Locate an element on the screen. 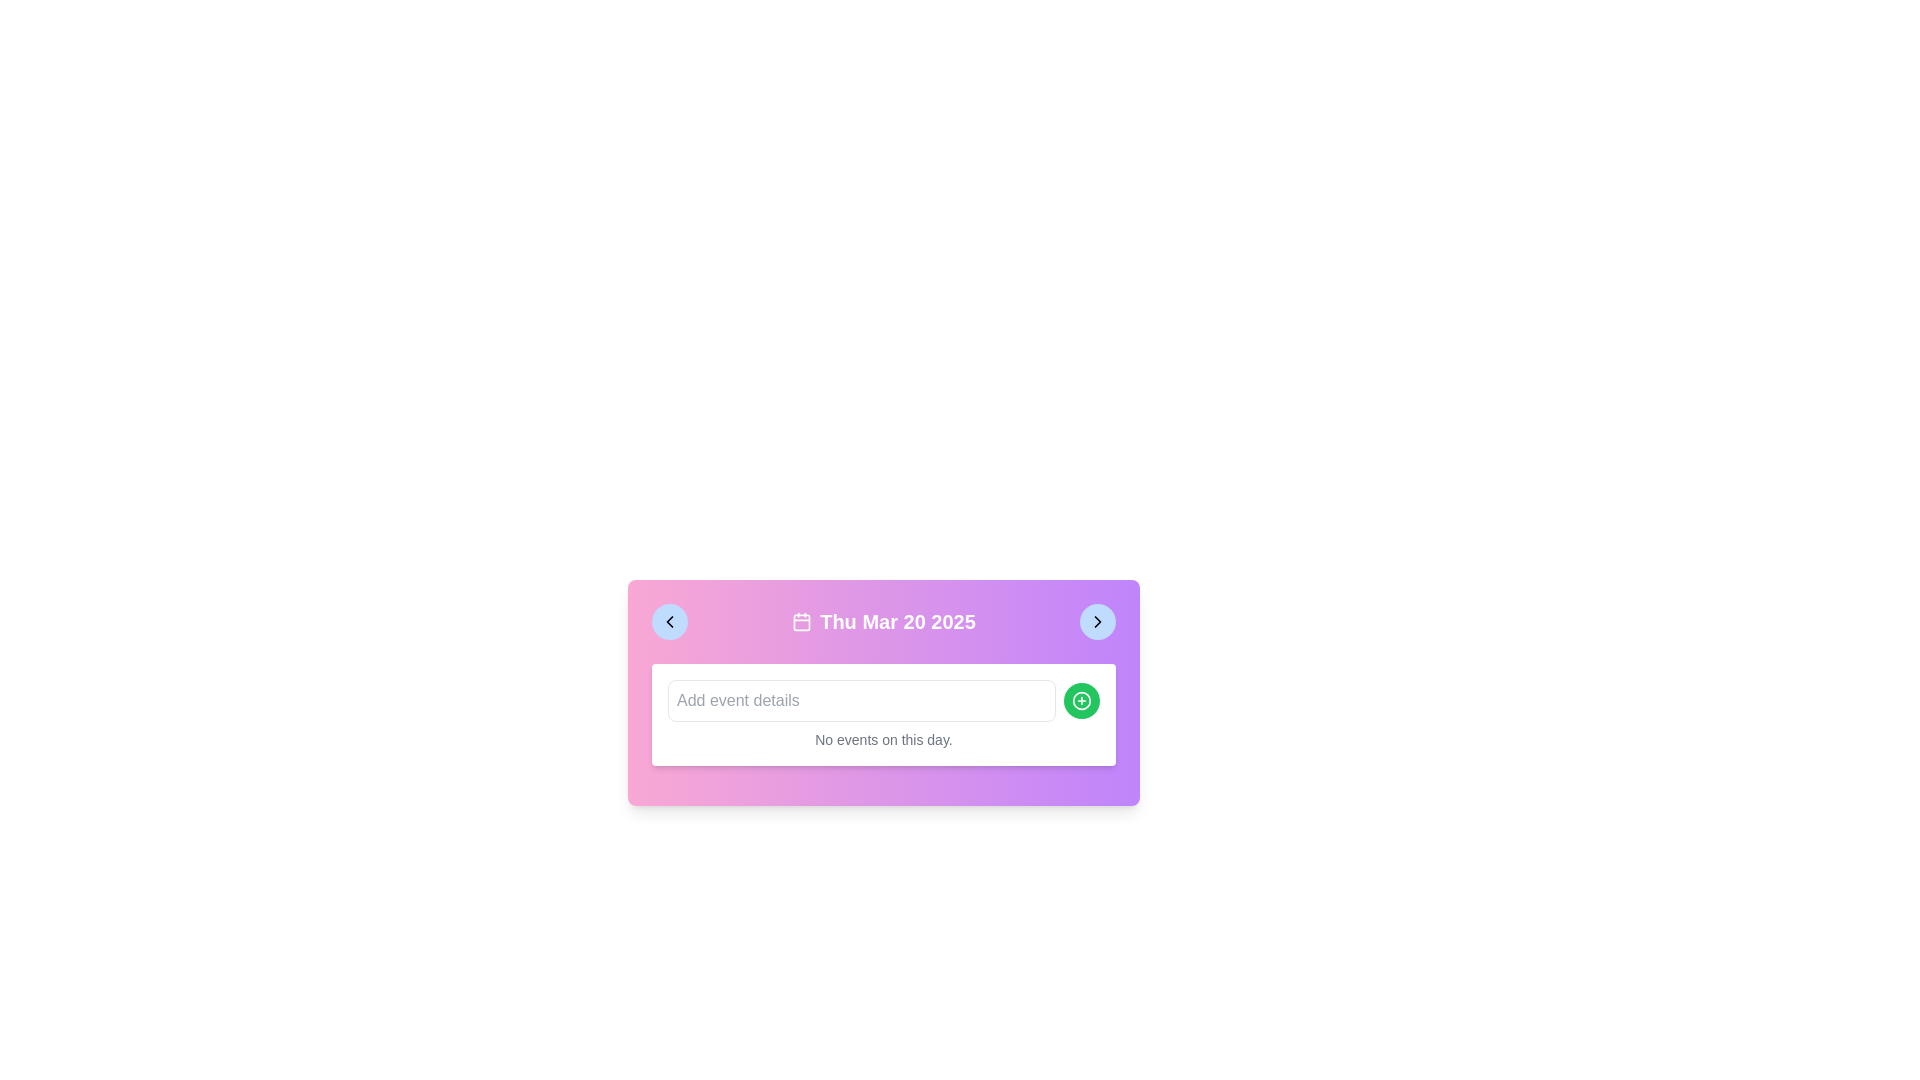  the right-facing chevron icon contained within a circular button at the top-right corner of the rectangular interface panel is located at coordinates (1097, 620).